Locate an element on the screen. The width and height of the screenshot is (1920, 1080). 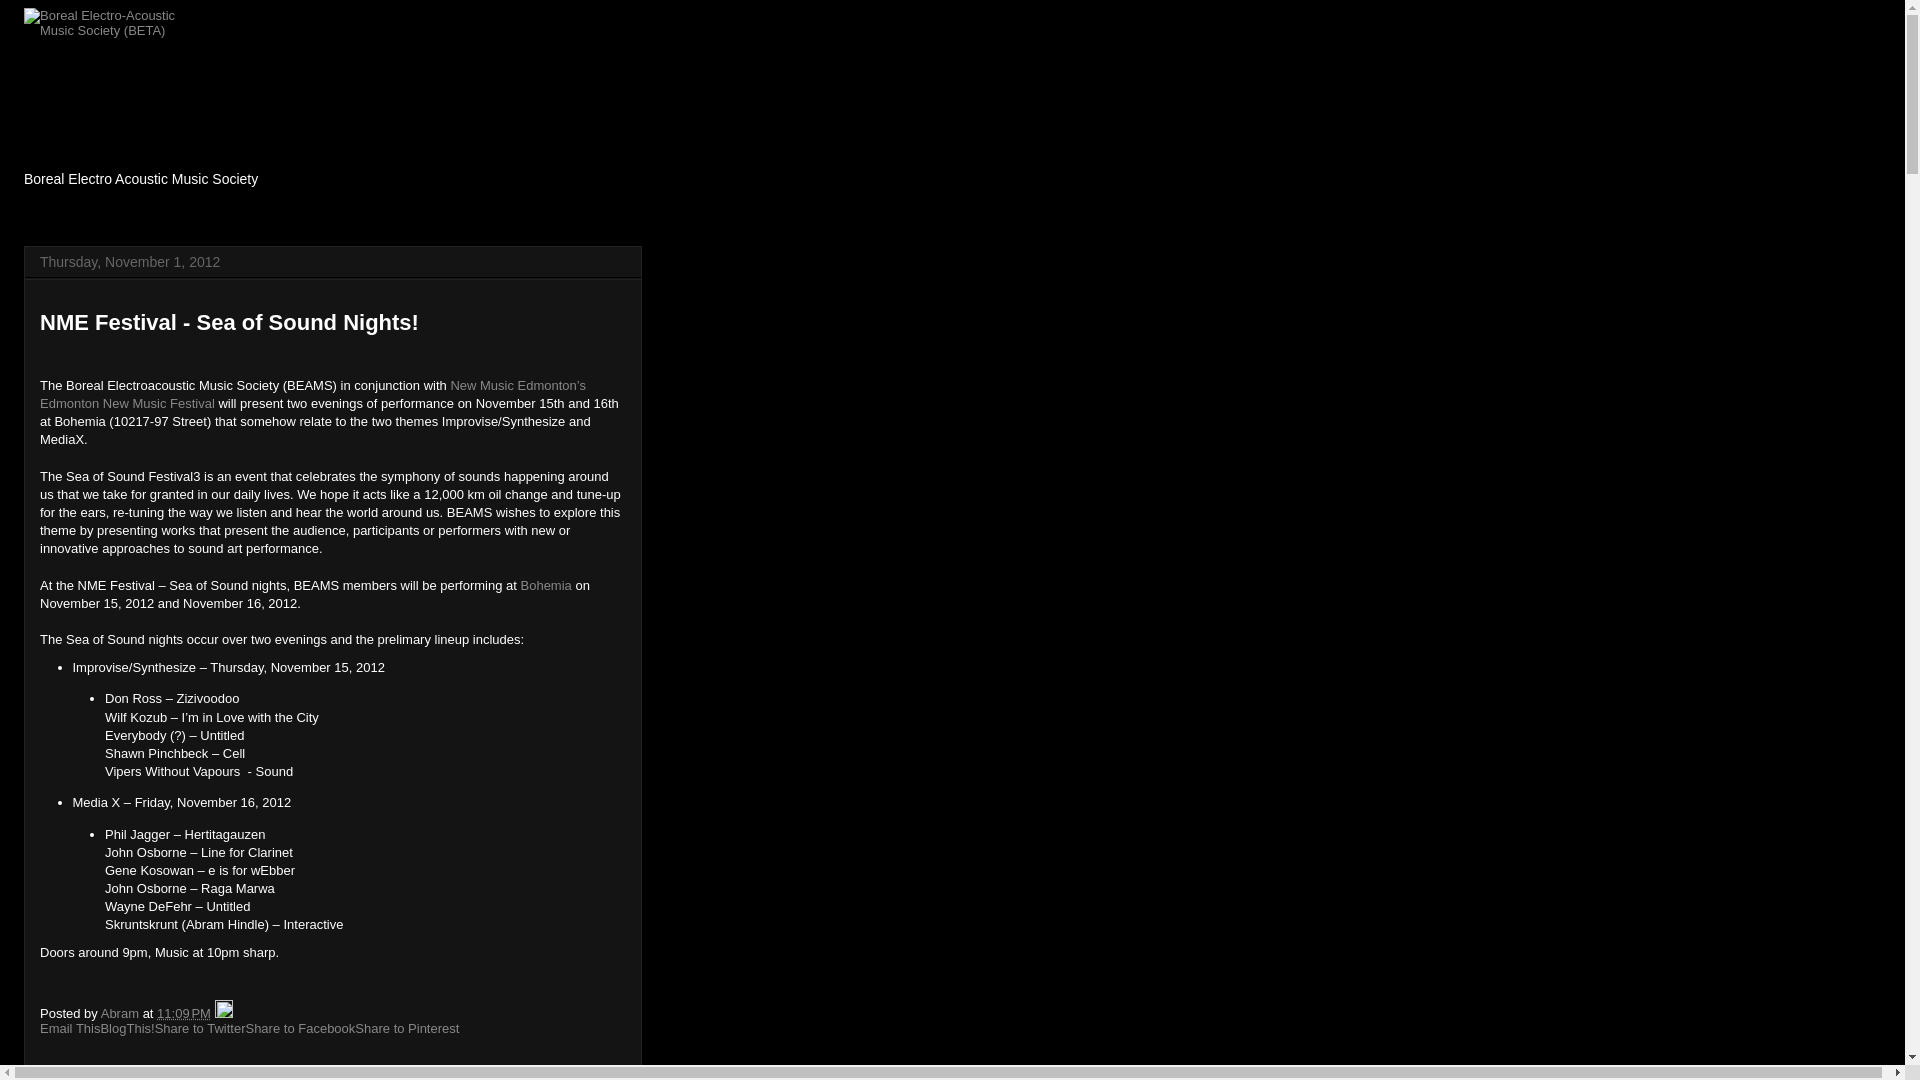
'Edit Post' is located at coordinates (224, 1013).